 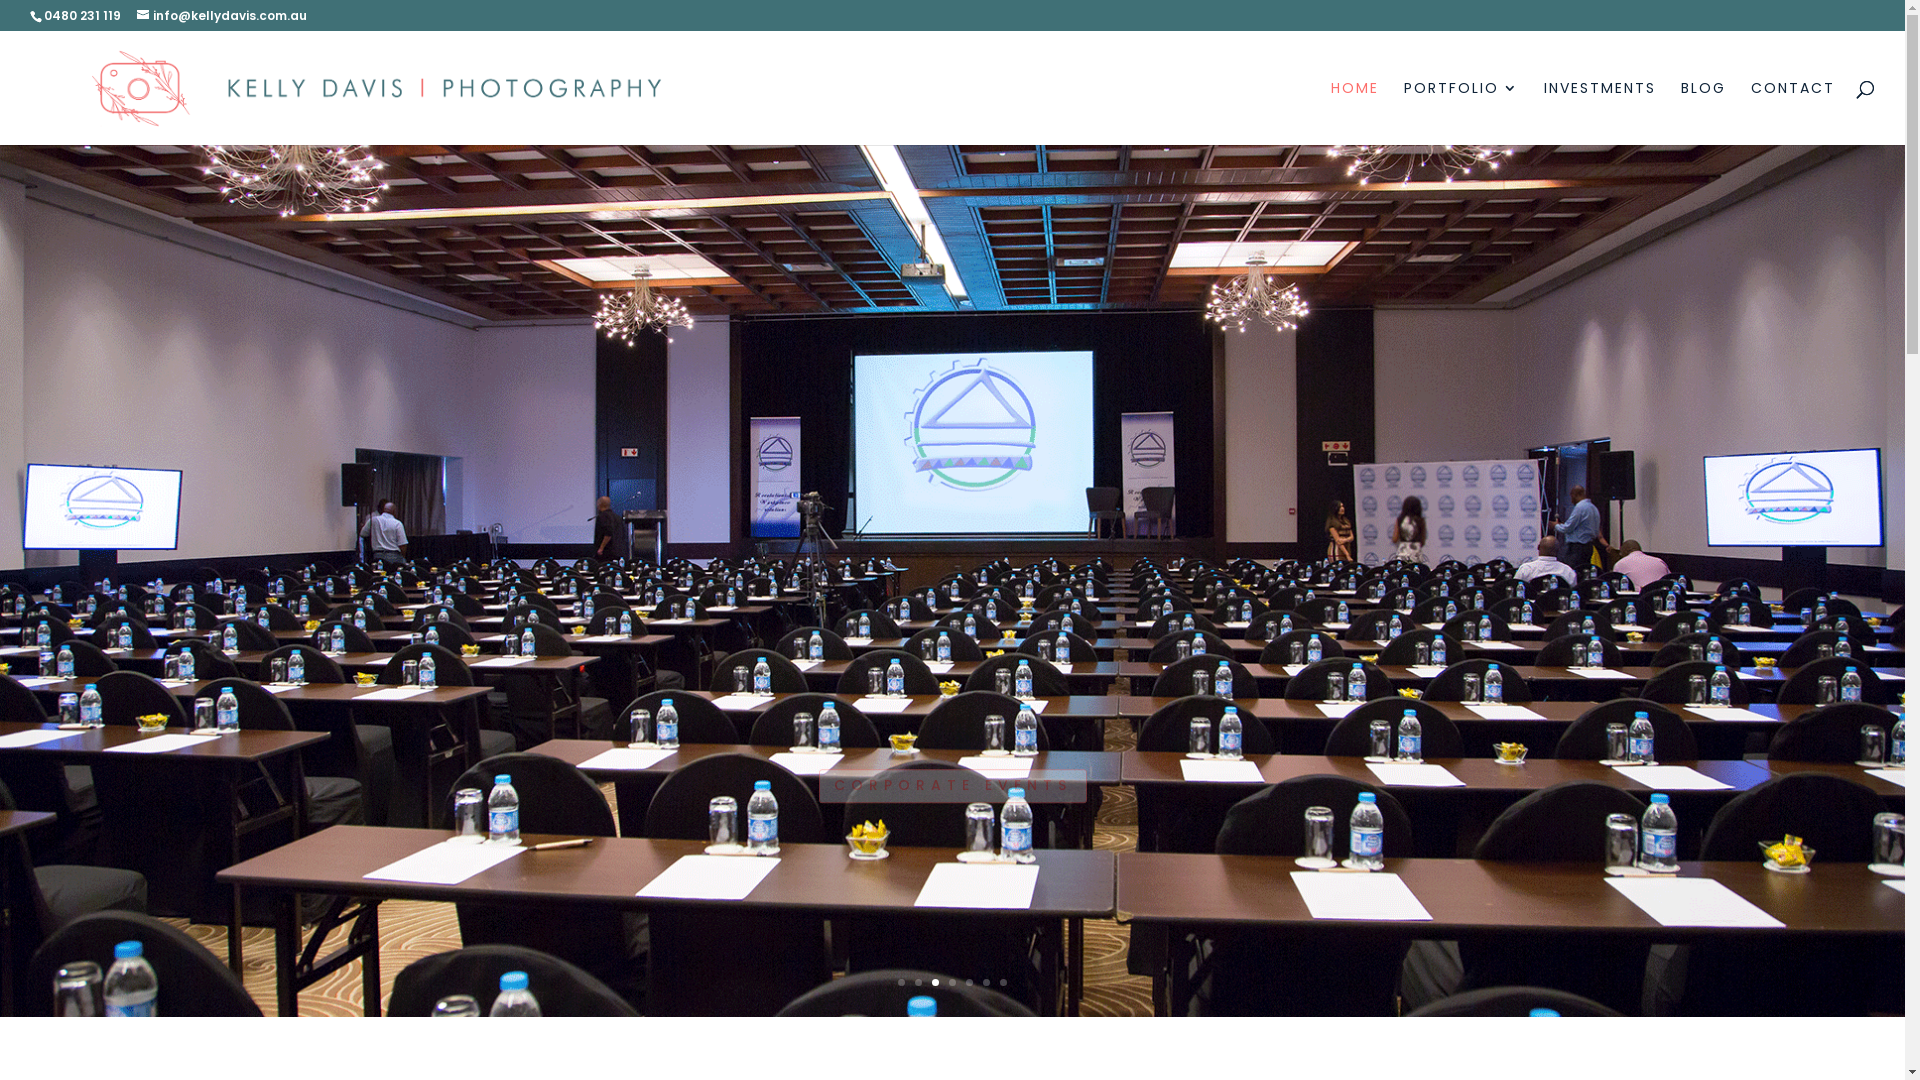 I want to click on '4', so click(x=948, y=981).